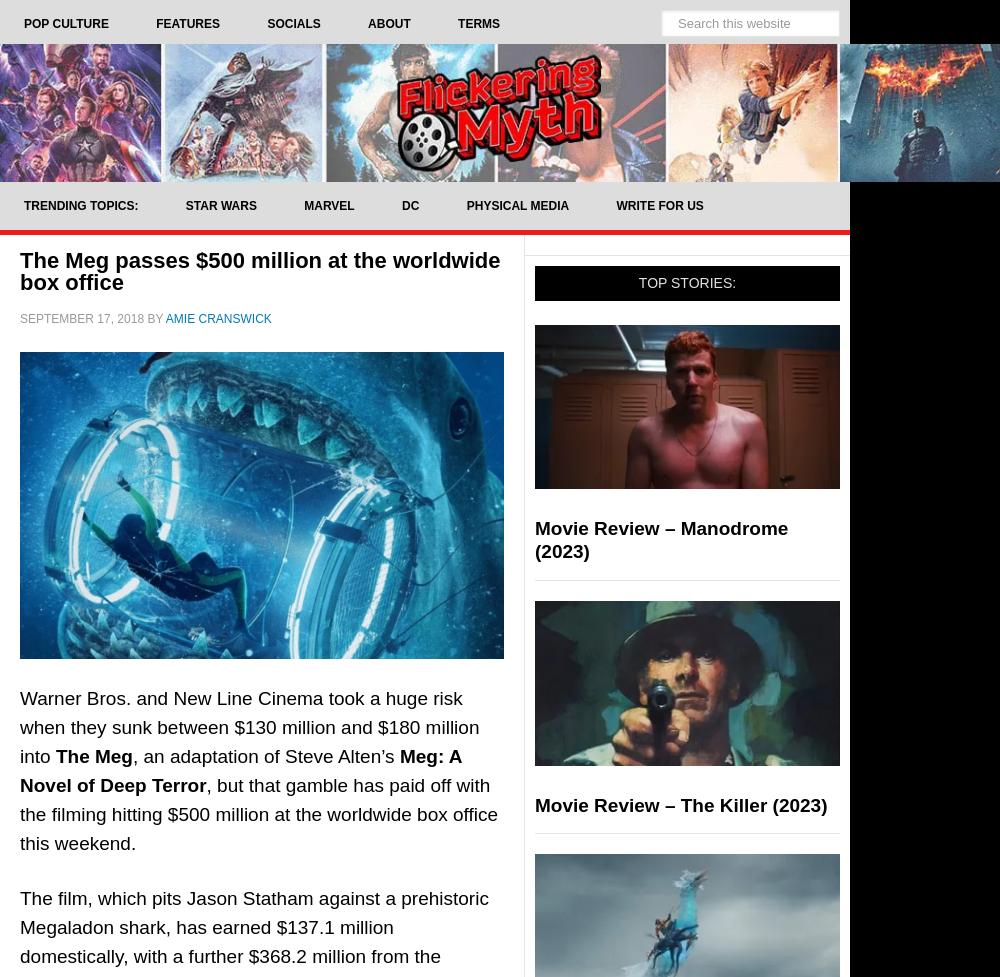 This screenshot has height=977, width=1000. I want to click on 'TRENDING TOPICS:', so click(80, 204).